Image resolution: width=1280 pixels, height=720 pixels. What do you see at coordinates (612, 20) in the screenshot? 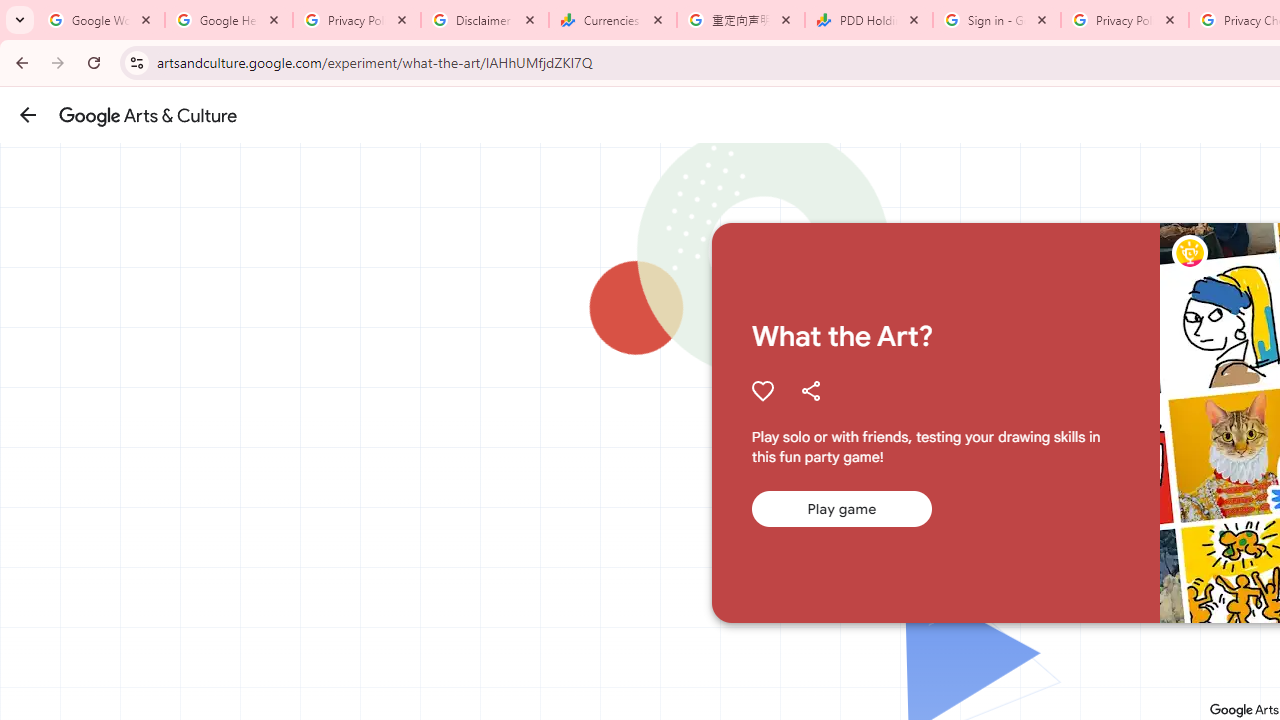
I see `'Currencies - Google Finance'` at bounding box center [612, 20].